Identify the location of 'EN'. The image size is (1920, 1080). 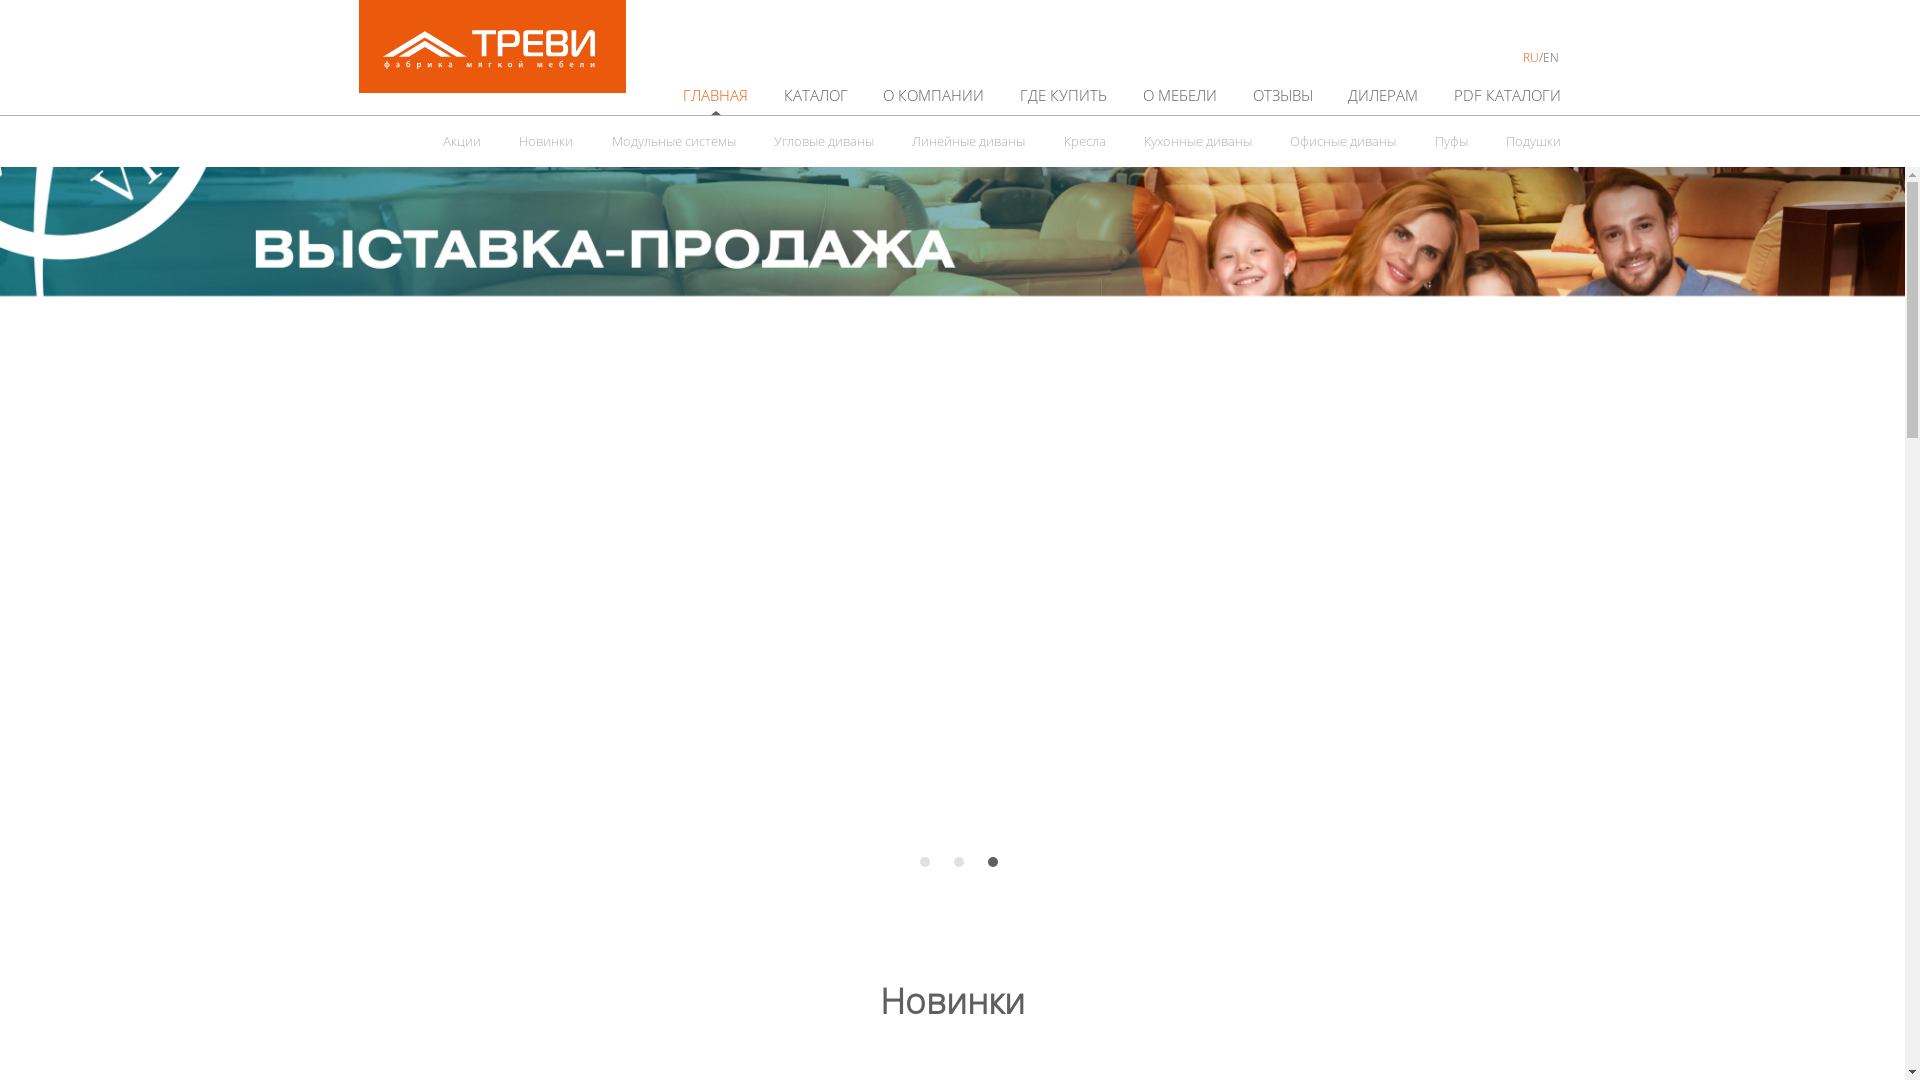
(1549, 56).